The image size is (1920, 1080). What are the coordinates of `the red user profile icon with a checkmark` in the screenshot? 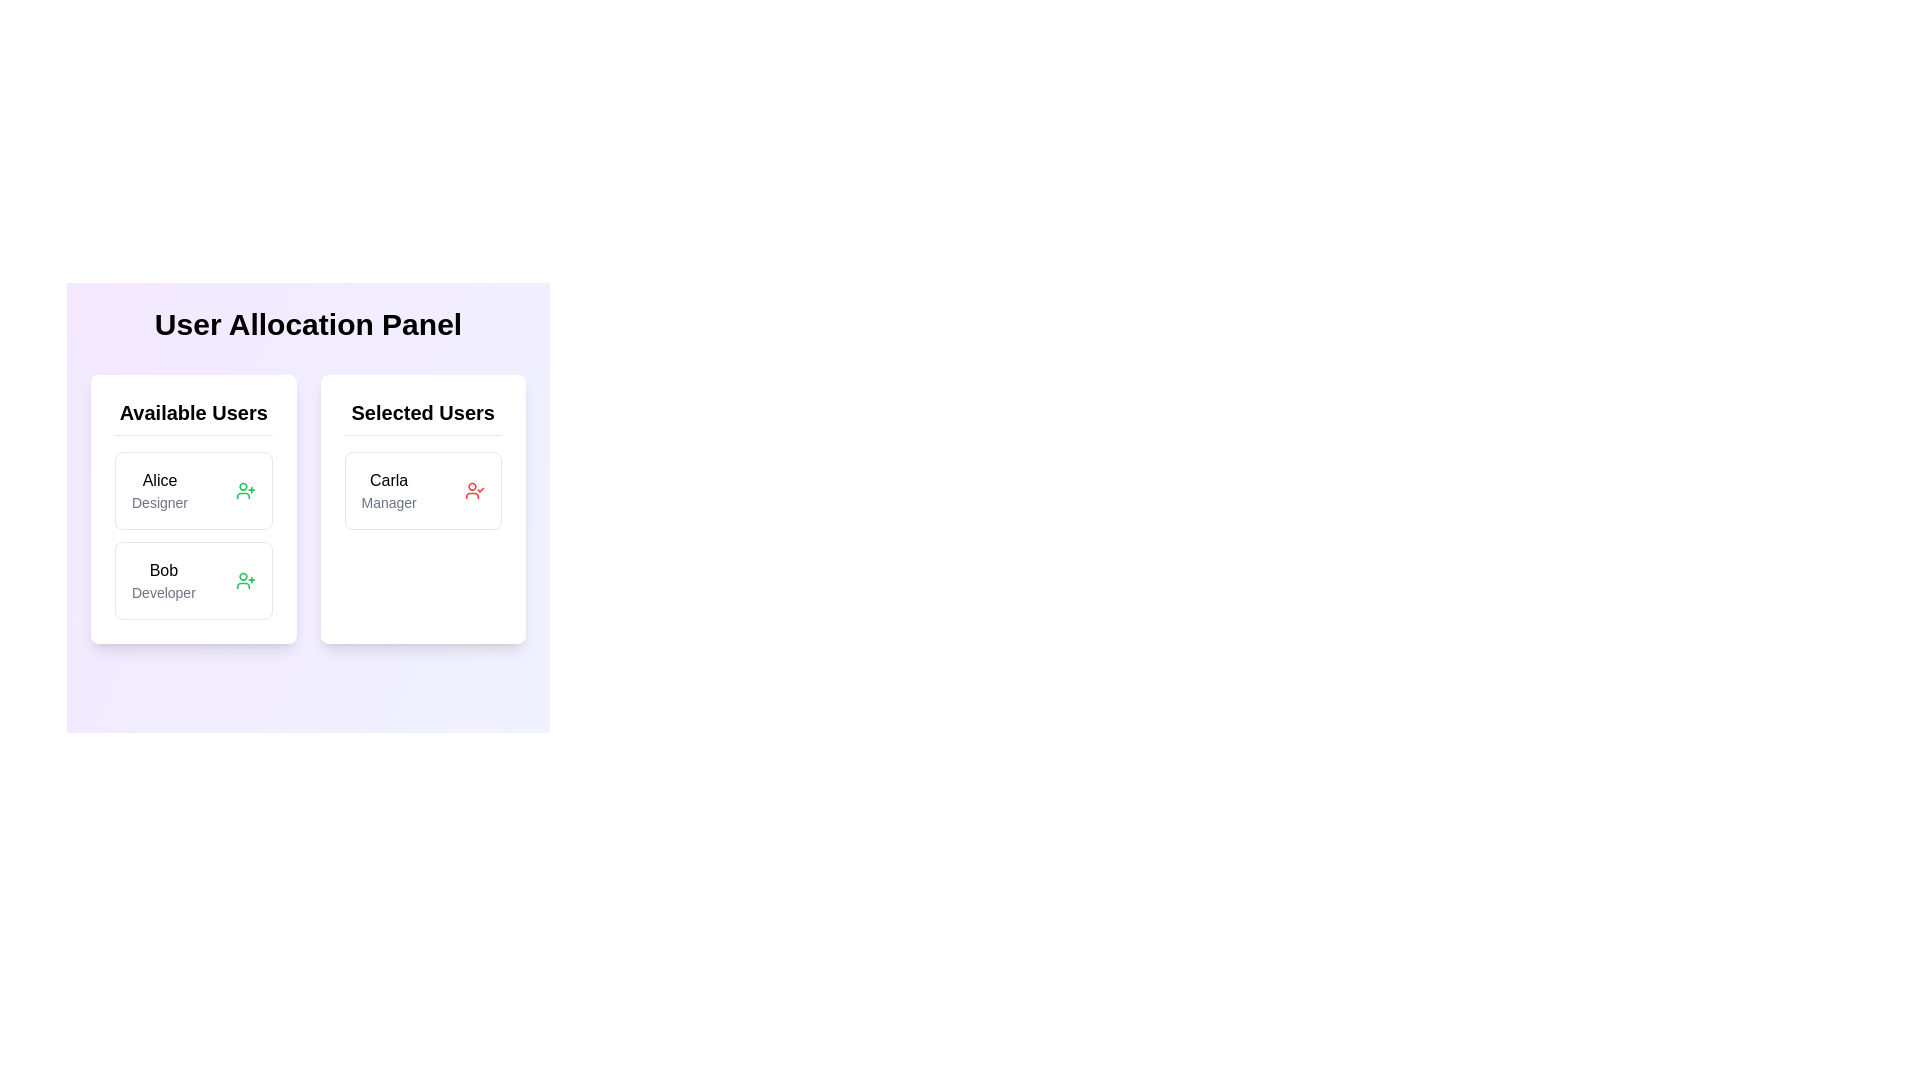 It's located at (474, 490).